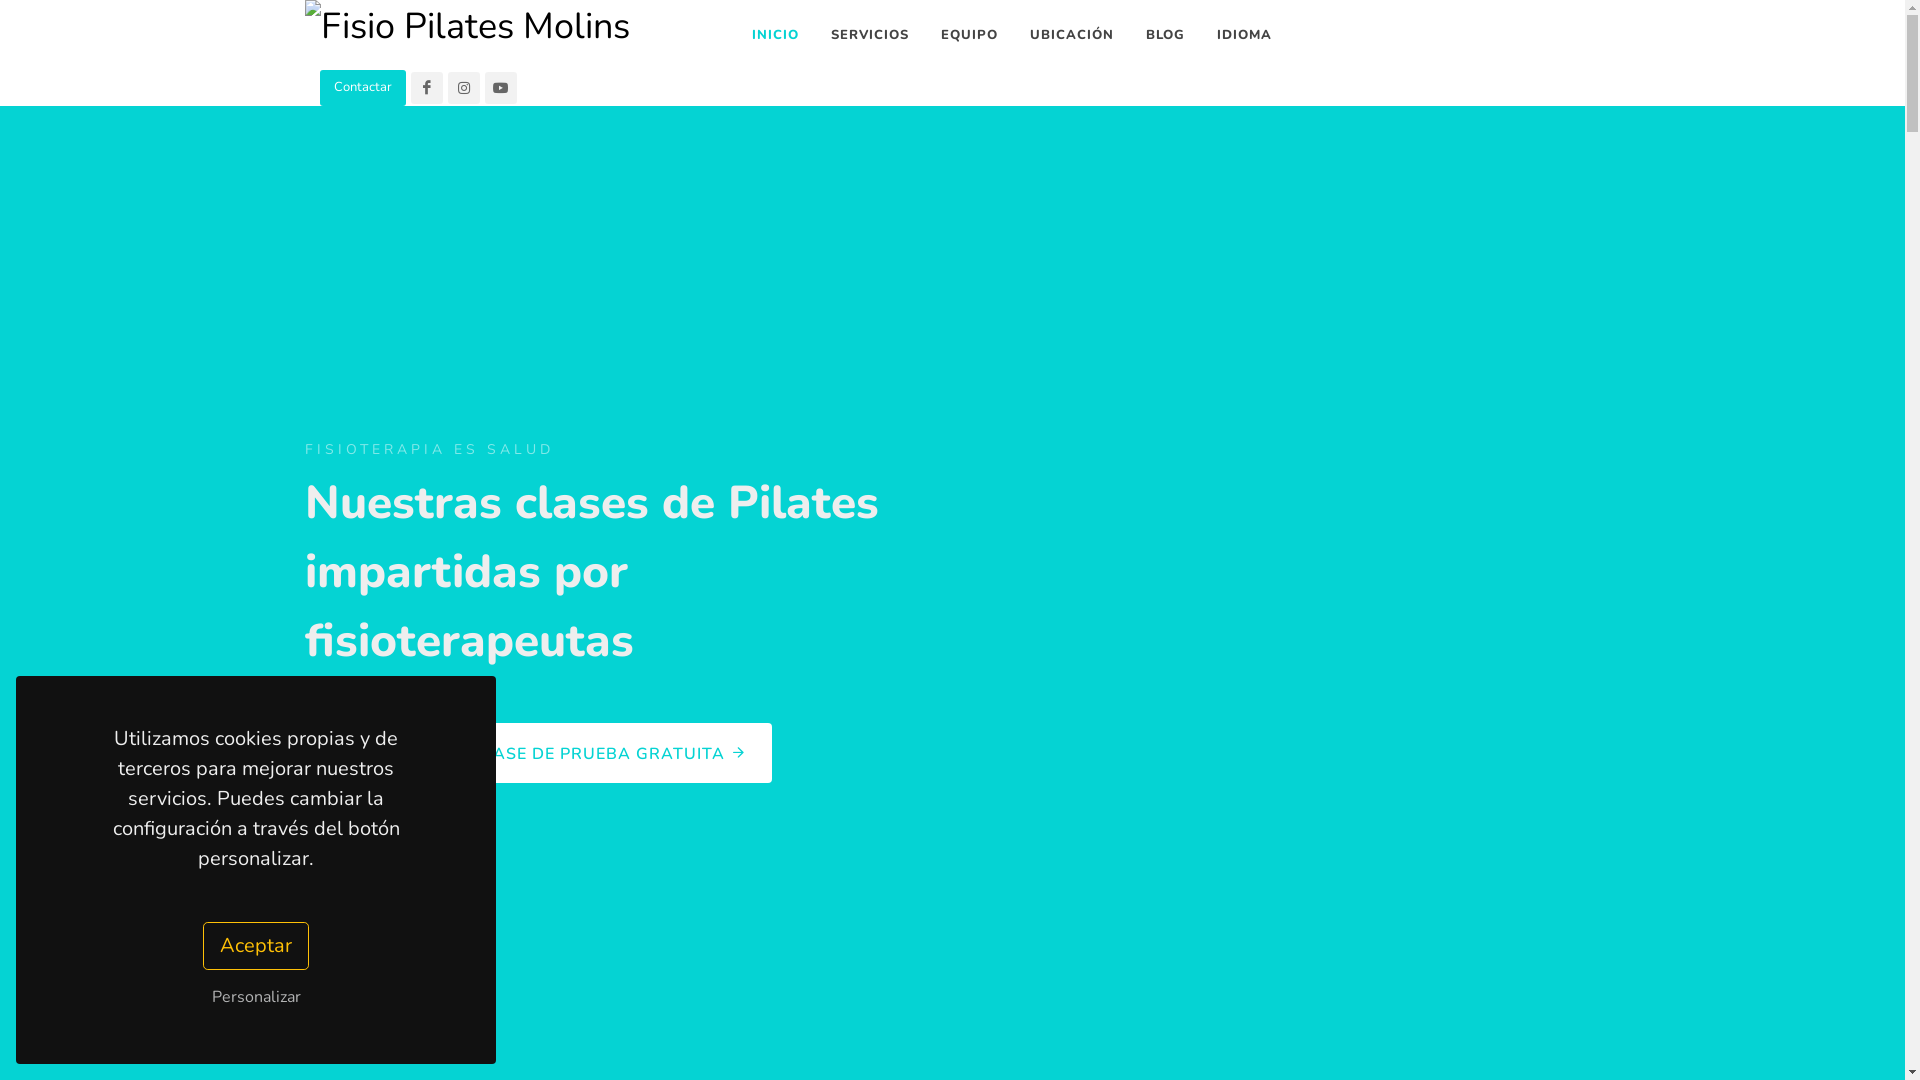  What do you see at coordinates (969, 34) in the screenshot?
I see `'EQUIPO'` at bounding box center [969, 34].